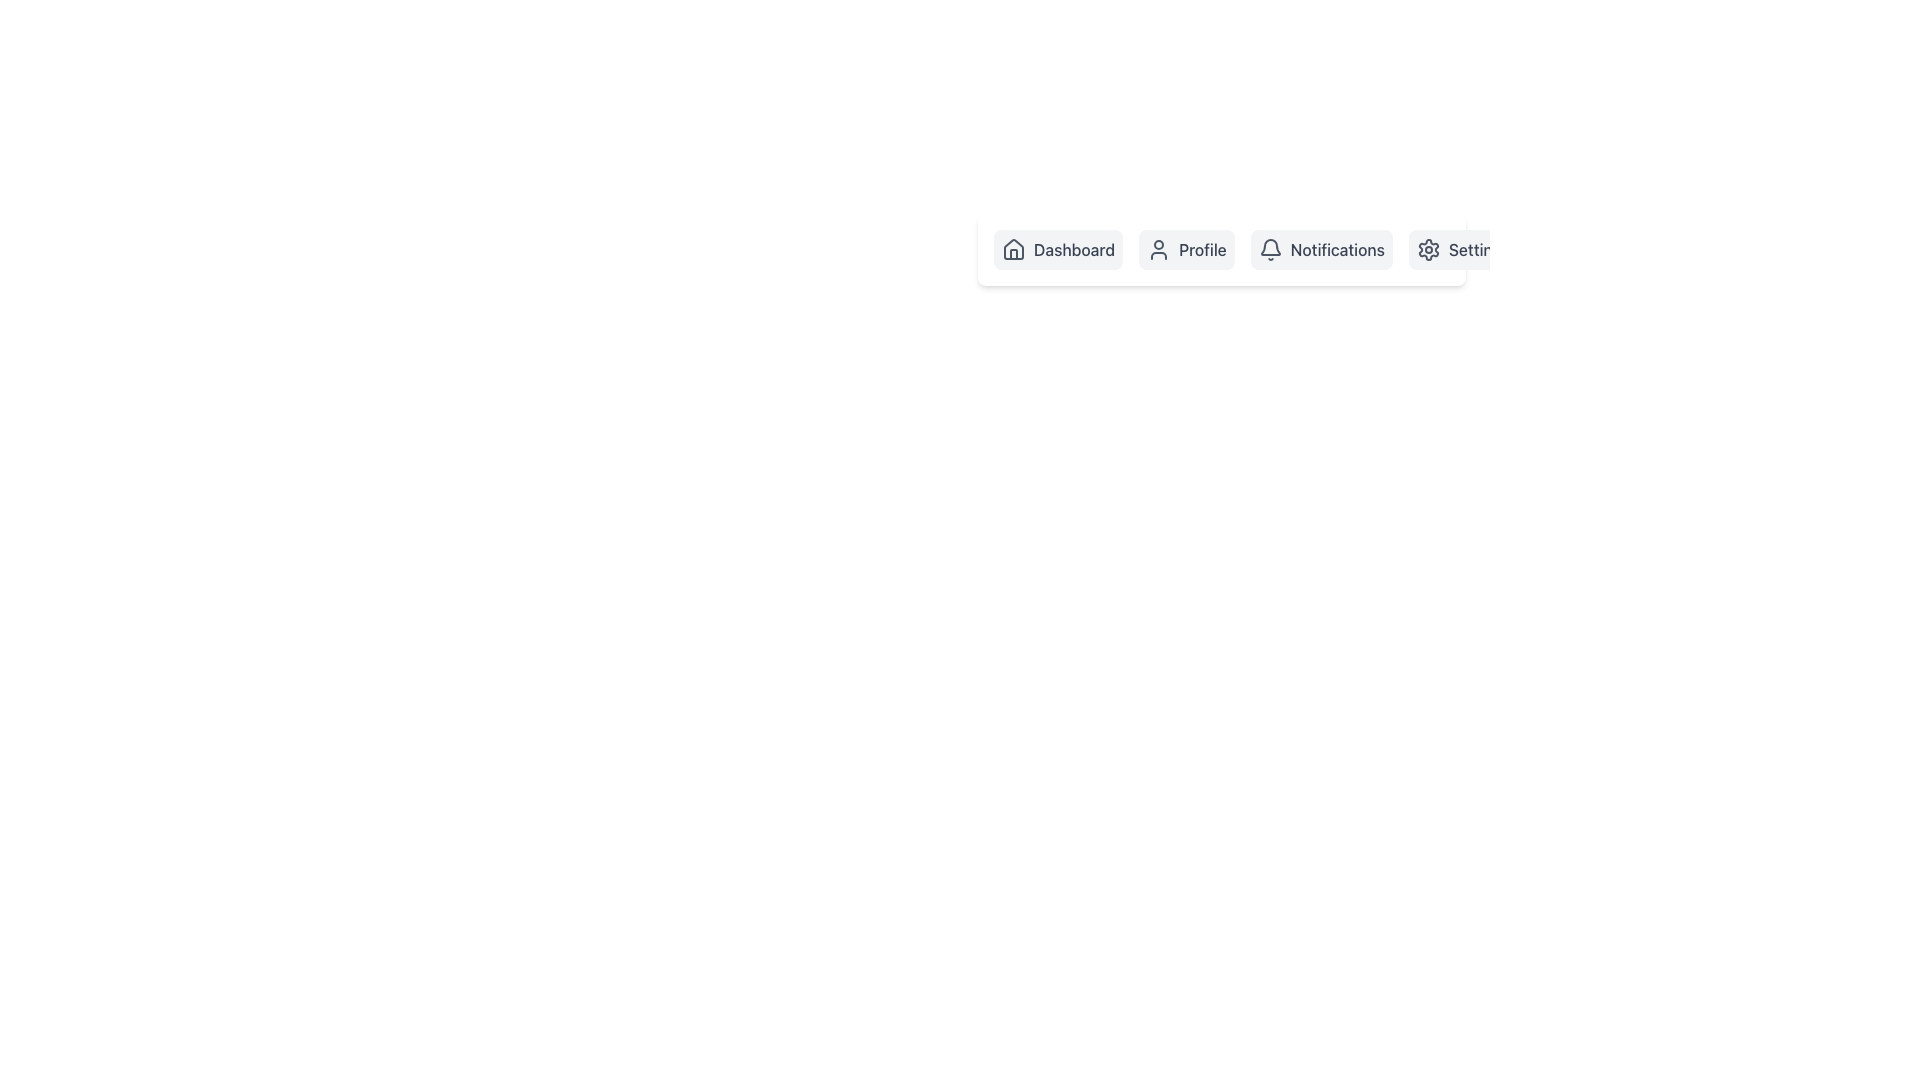  Describe the element at coordinates (1013, 253) in the screenshot. I see `the house-shaped icon button located in the top-right navigation menu, adjacent to the 'Dashboard' label` at that location.